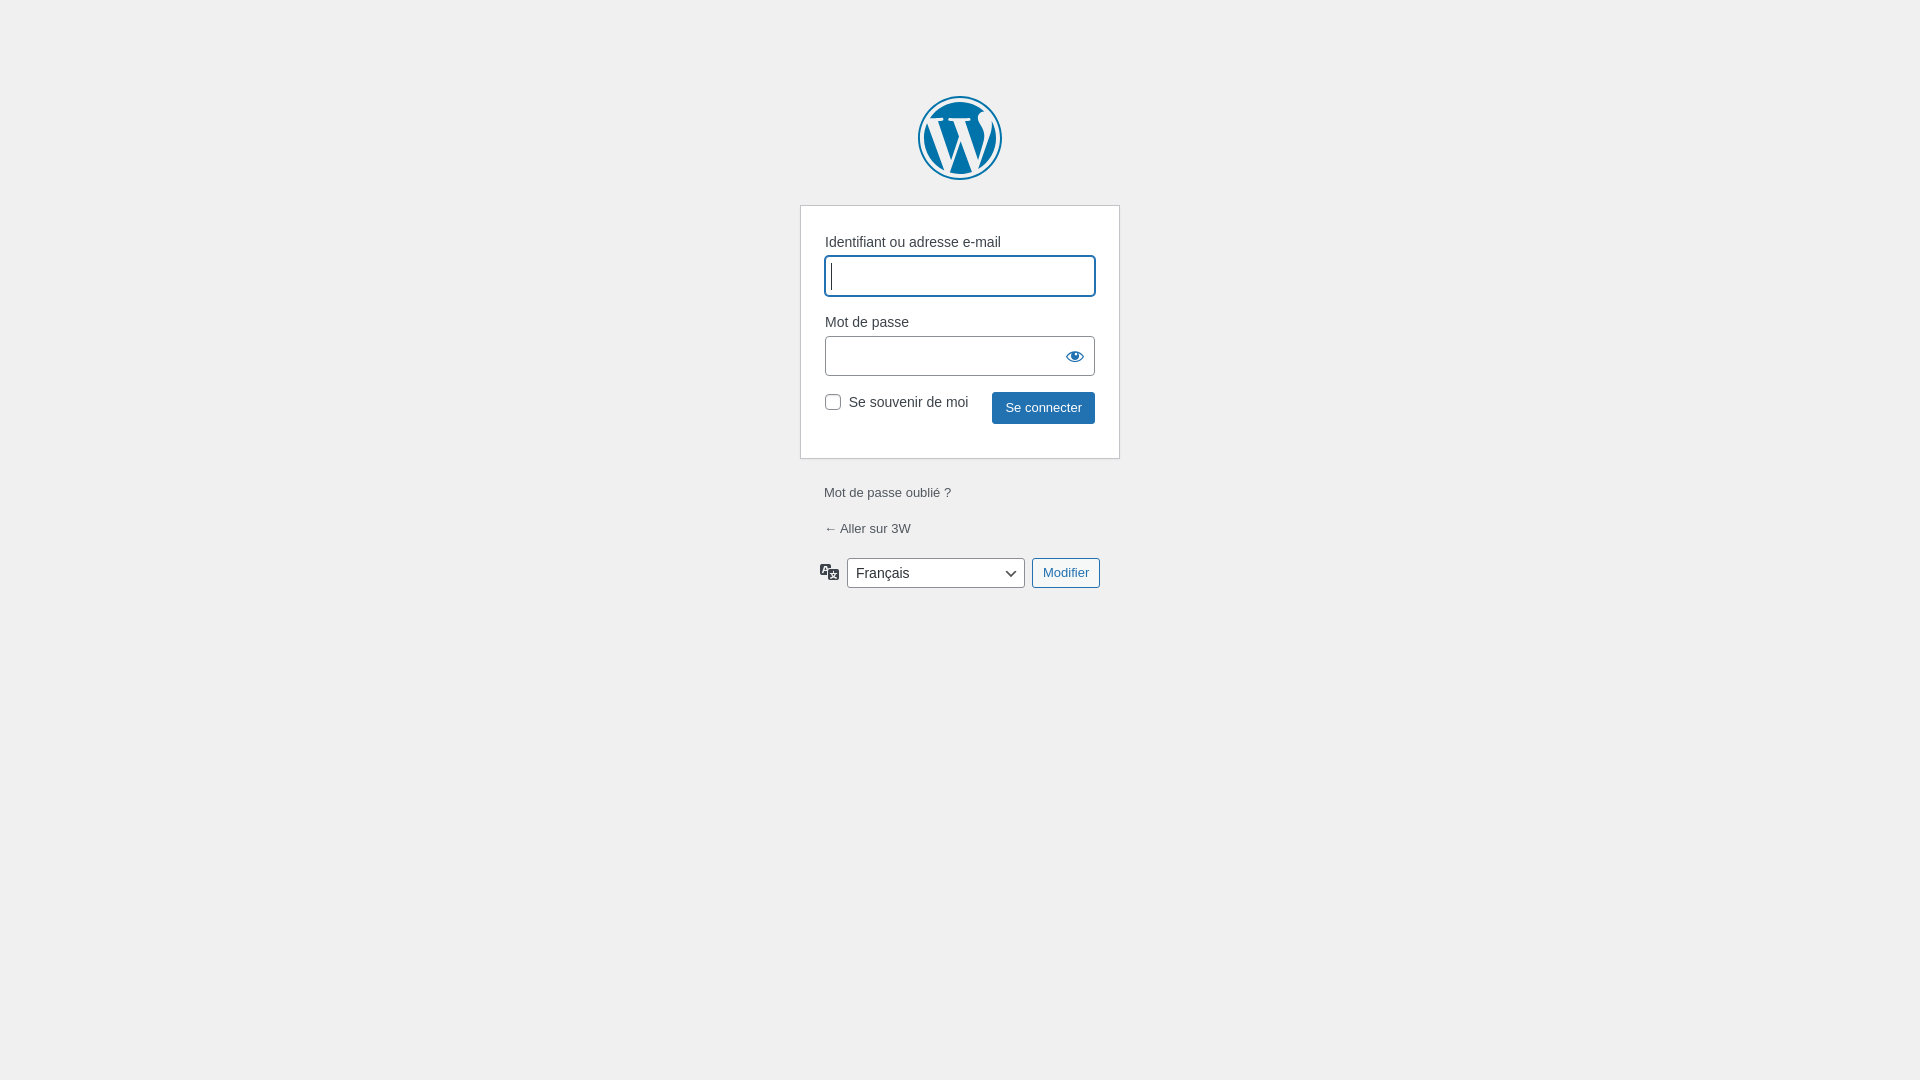  Describe the element at coordinates (1042, 407) in the screenshot. I see `'Se connecter'` at that location.